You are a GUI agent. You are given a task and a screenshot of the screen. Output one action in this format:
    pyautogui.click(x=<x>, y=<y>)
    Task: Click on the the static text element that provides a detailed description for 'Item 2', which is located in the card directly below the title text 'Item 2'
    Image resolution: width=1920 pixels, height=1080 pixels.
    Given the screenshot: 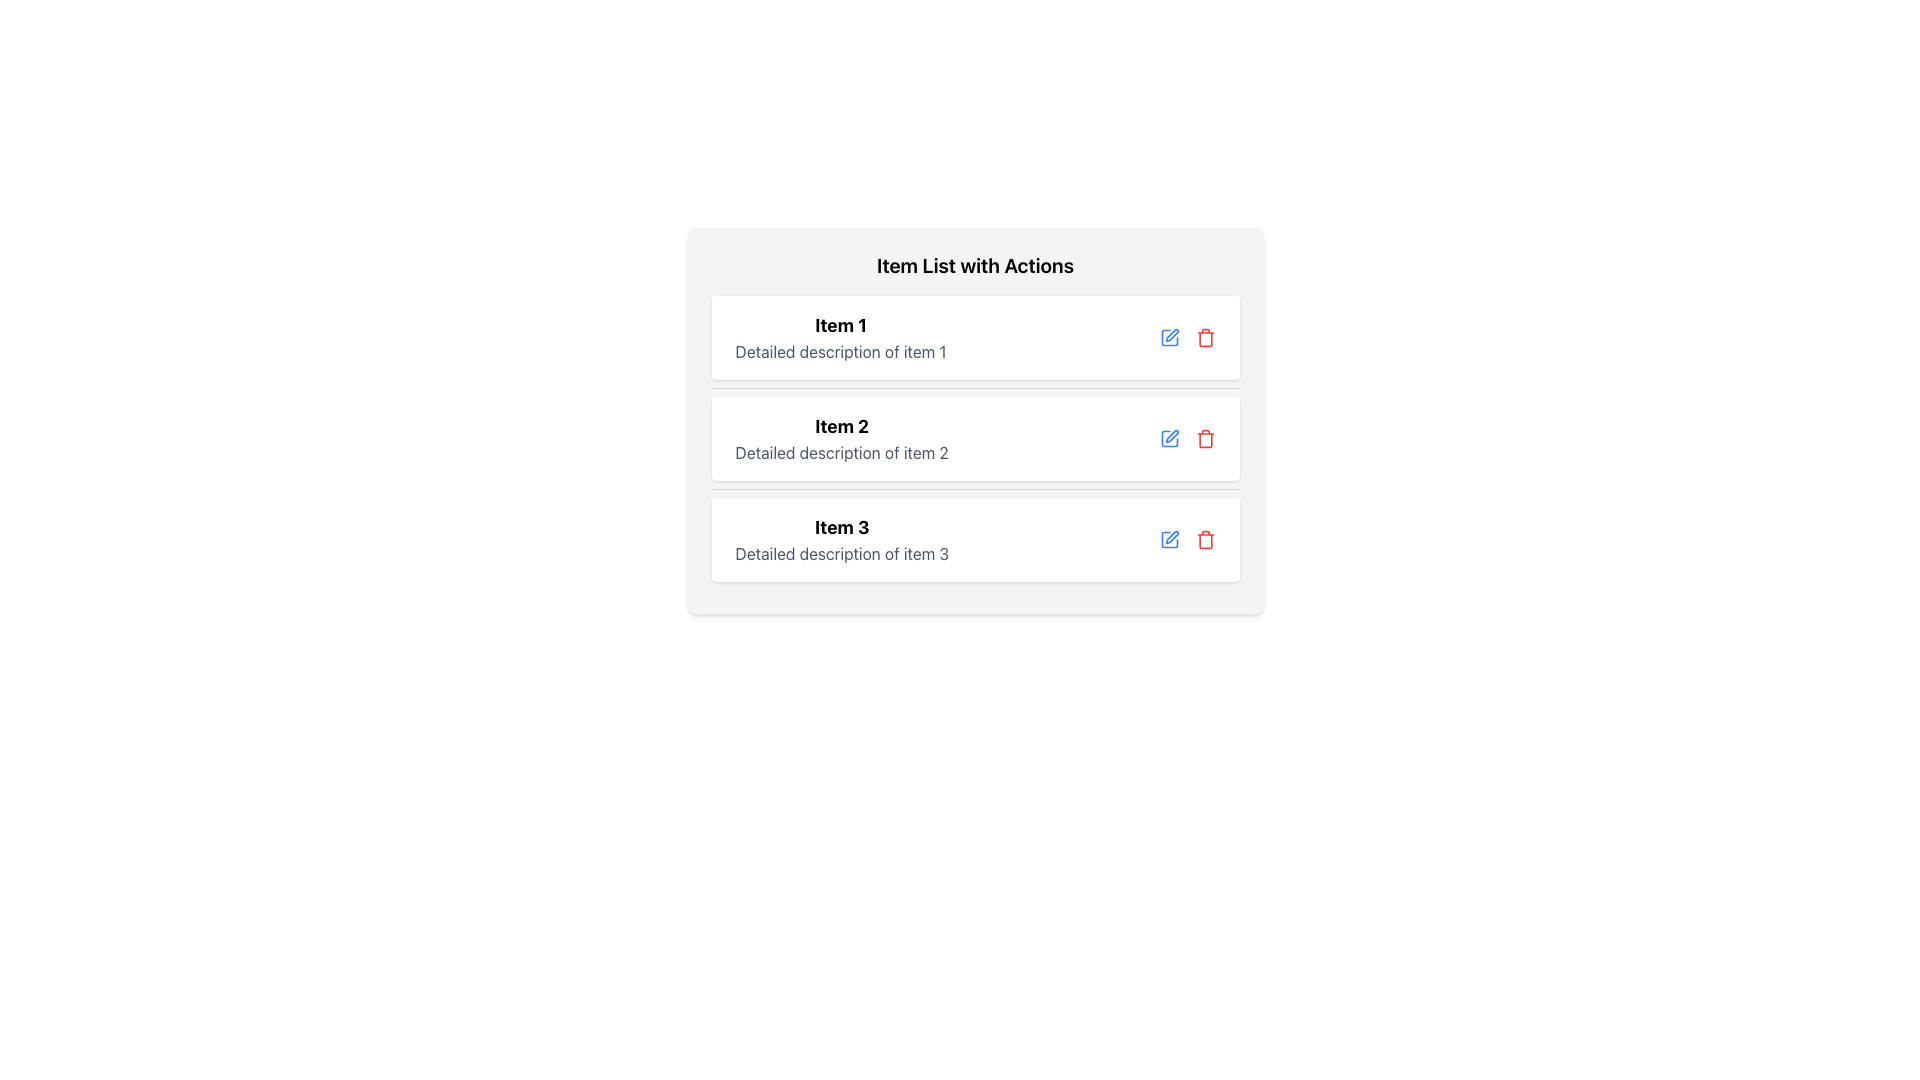 What is the action you would take?
    pyautogui.click(x=842, y=452)
    